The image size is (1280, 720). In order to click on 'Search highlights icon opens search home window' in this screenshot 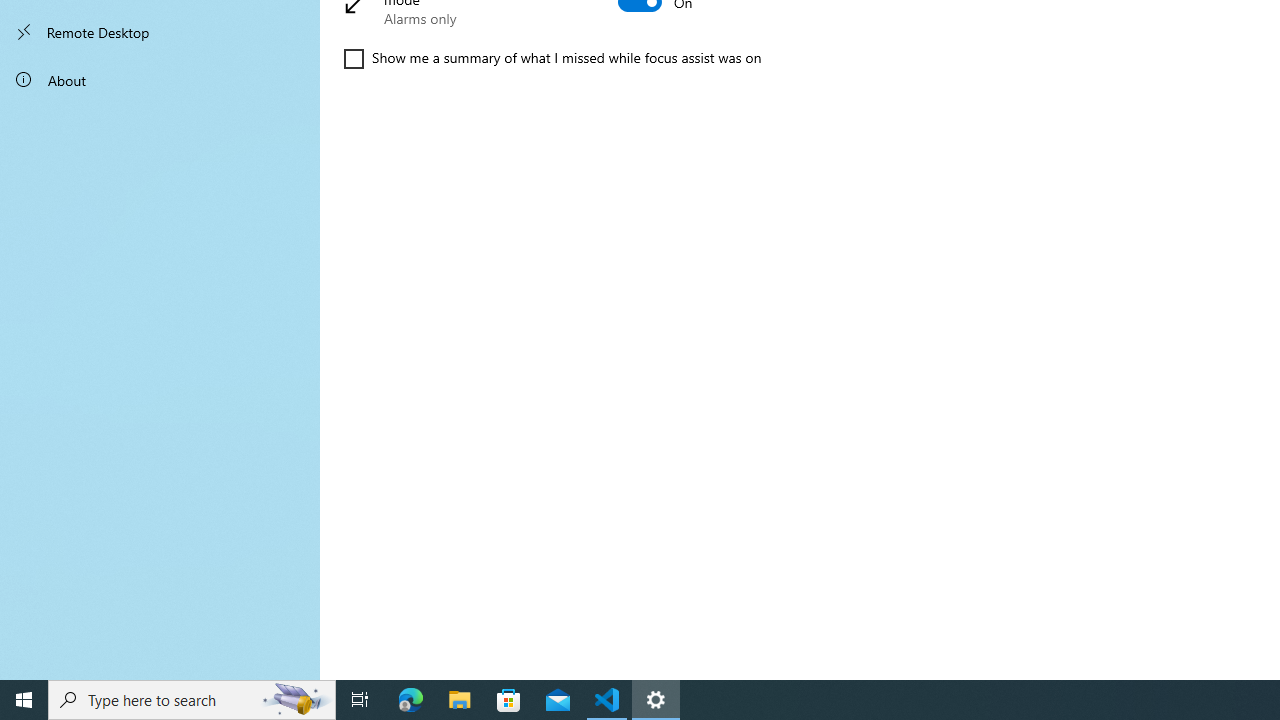, I will do `click(294, 698)`.